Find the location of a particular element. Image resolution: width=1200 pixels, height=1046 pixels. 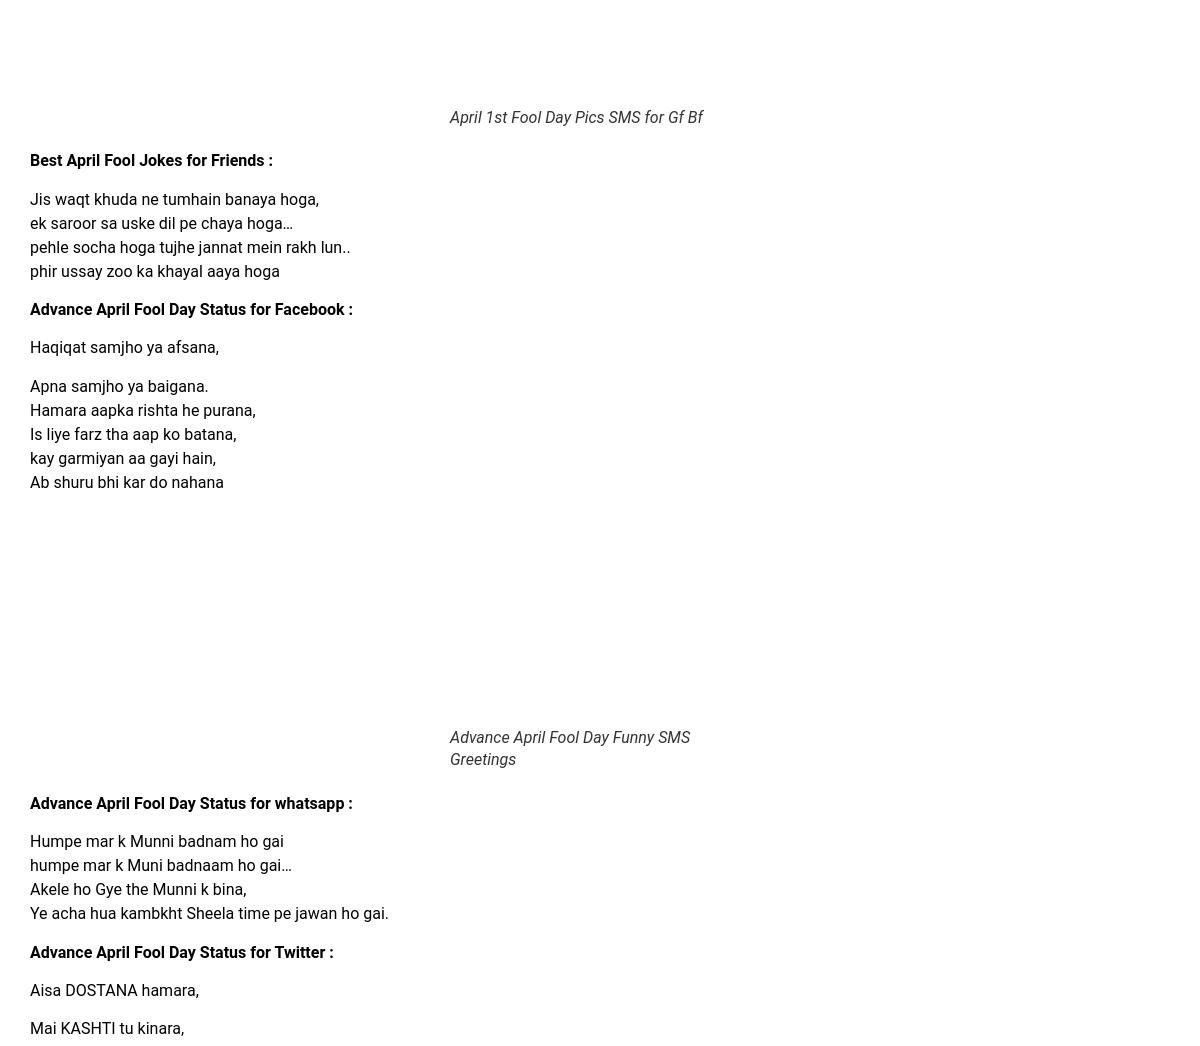

'April 1st Fool Day Pics SMS for Gf Bf' is located at coordinates (450, 115).